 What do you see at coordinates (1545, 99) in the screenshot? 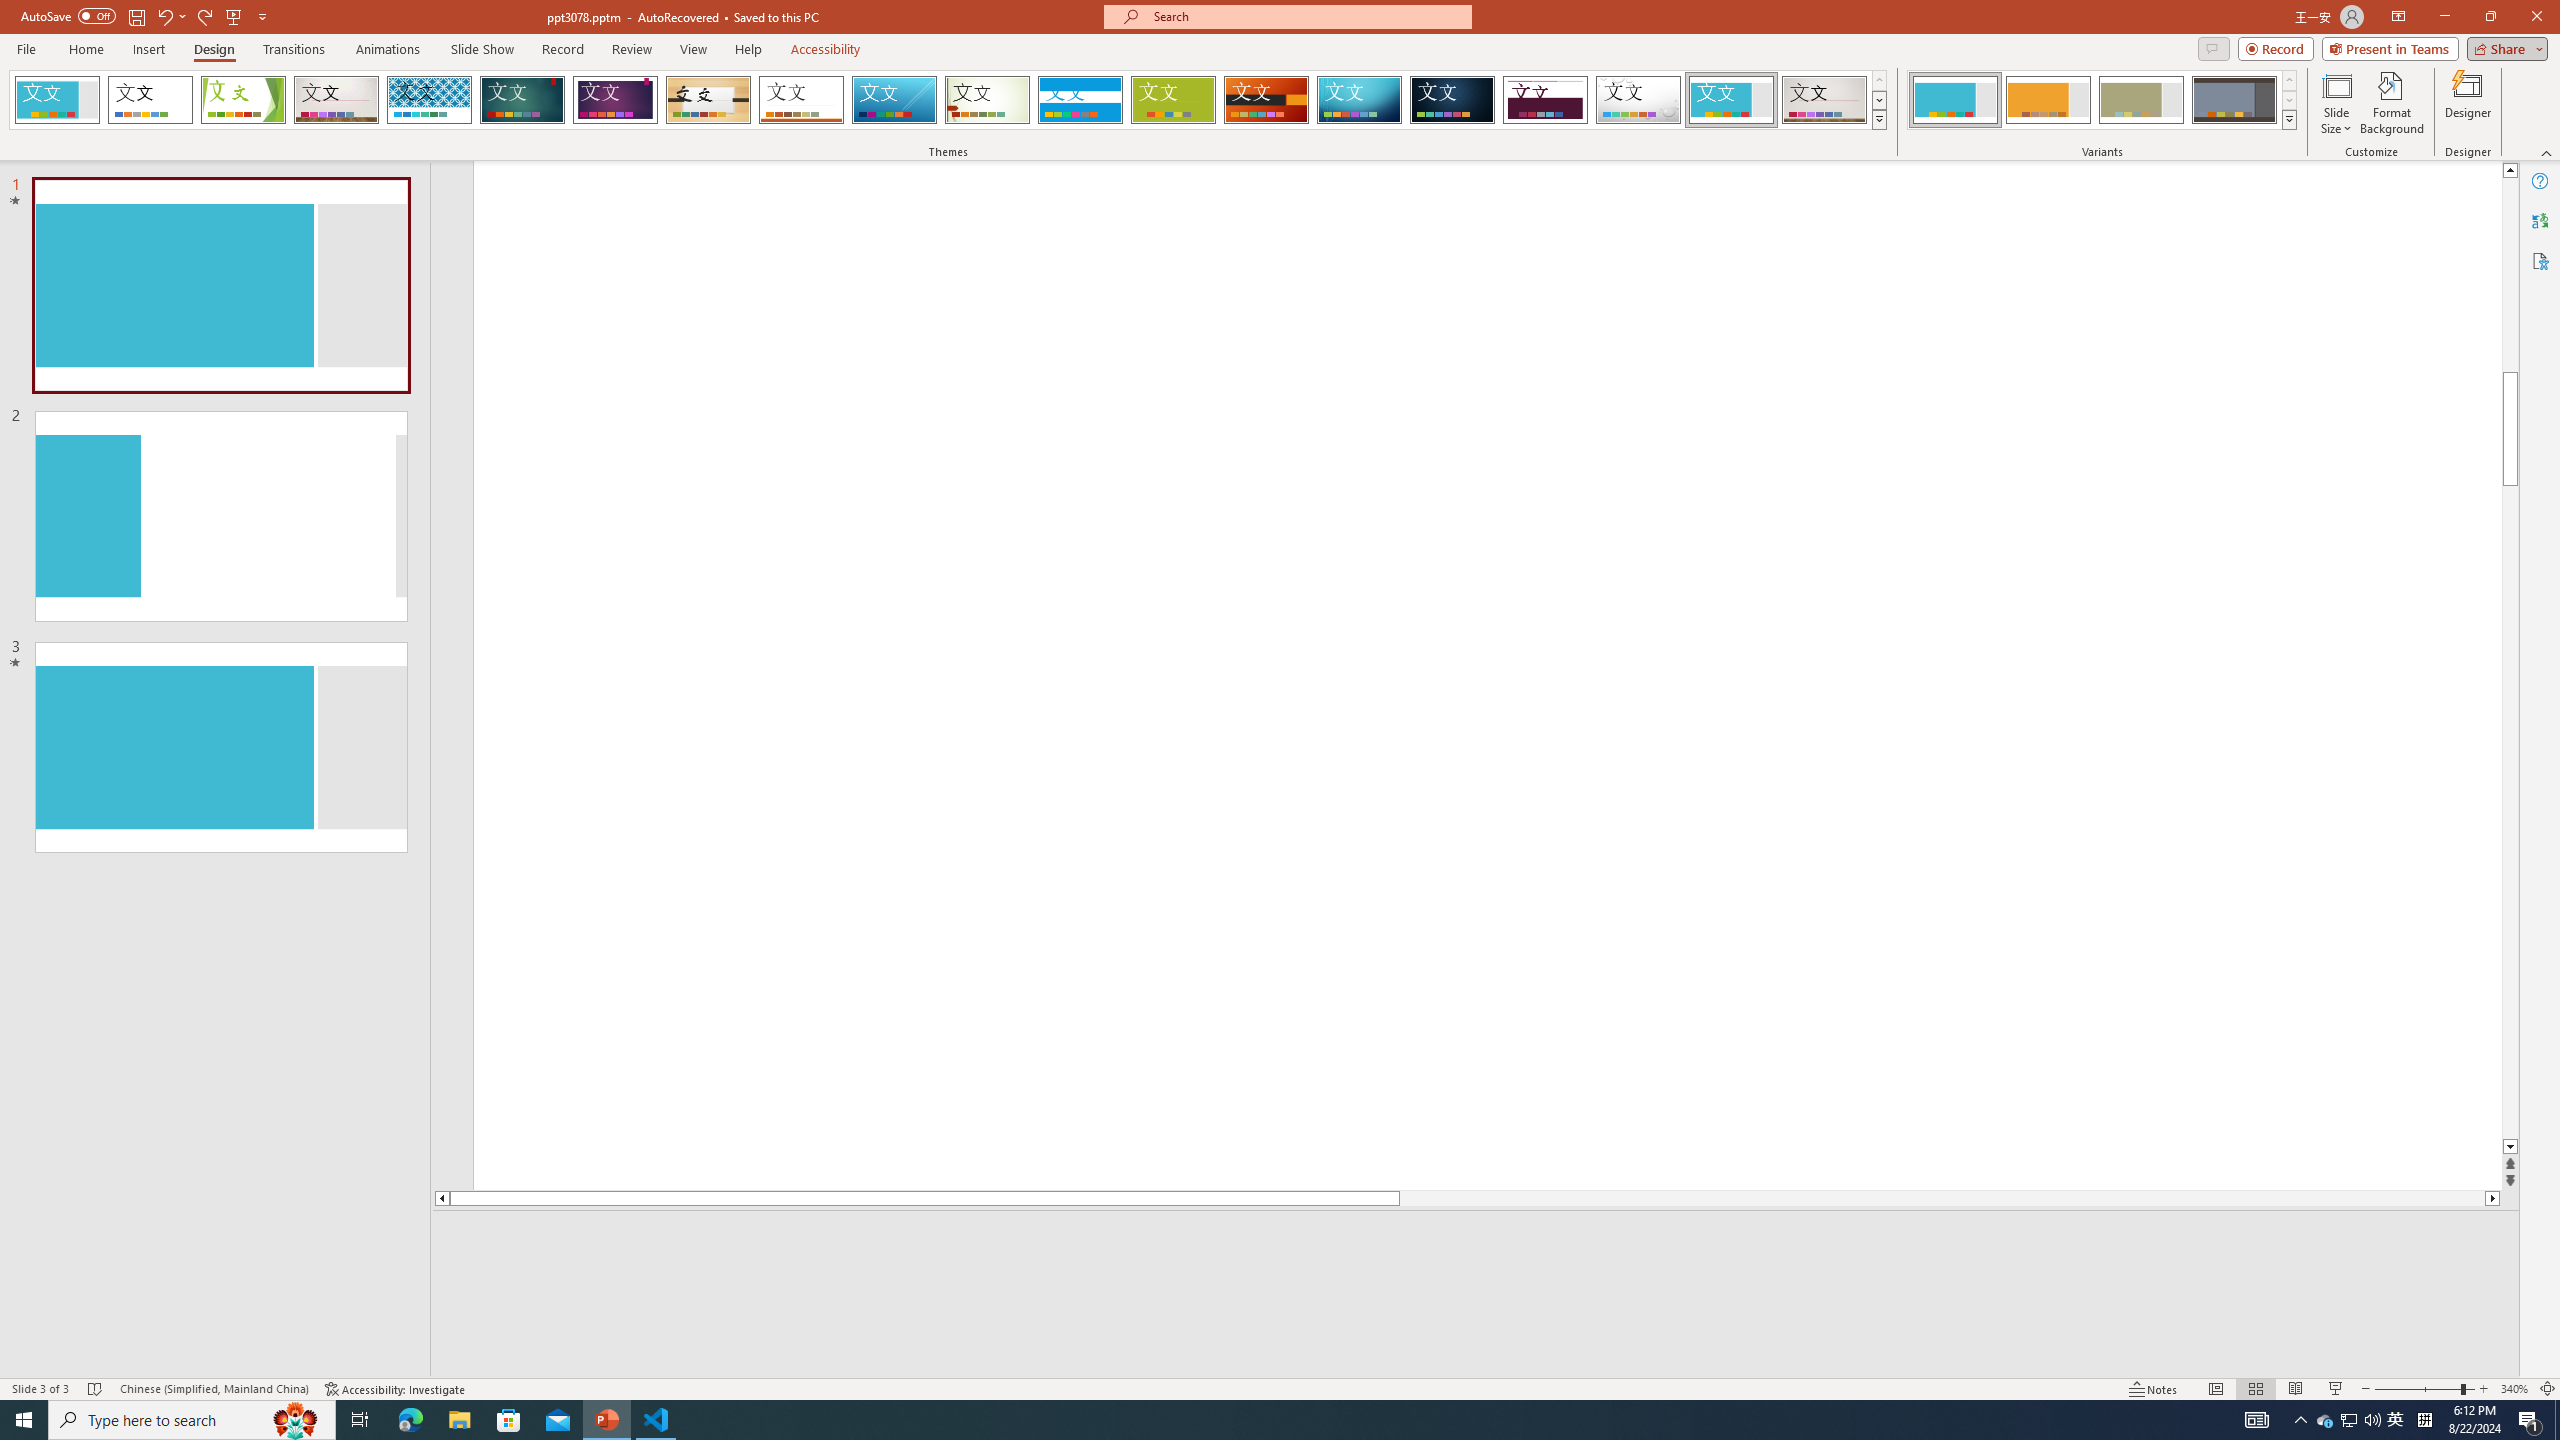
I see `'Dividend'` at bounding box center [1545, 99].